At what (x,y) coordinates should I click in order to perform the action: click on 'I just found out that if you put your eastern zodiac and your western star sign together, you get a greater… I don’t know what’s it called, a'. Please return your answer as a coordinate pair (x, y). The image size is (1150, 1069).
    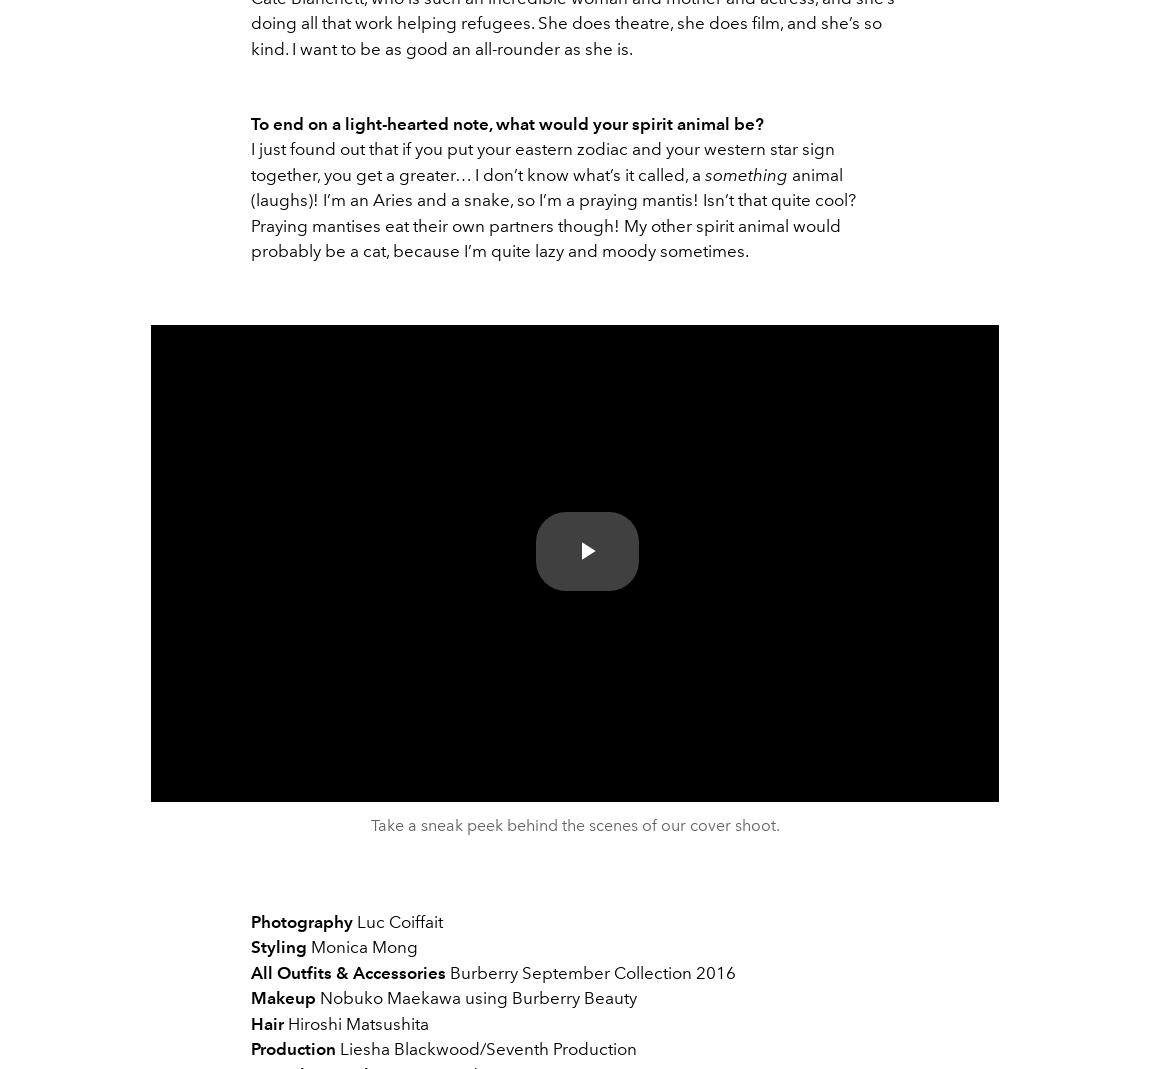
    Looking at the image, I should click on (543, 161).